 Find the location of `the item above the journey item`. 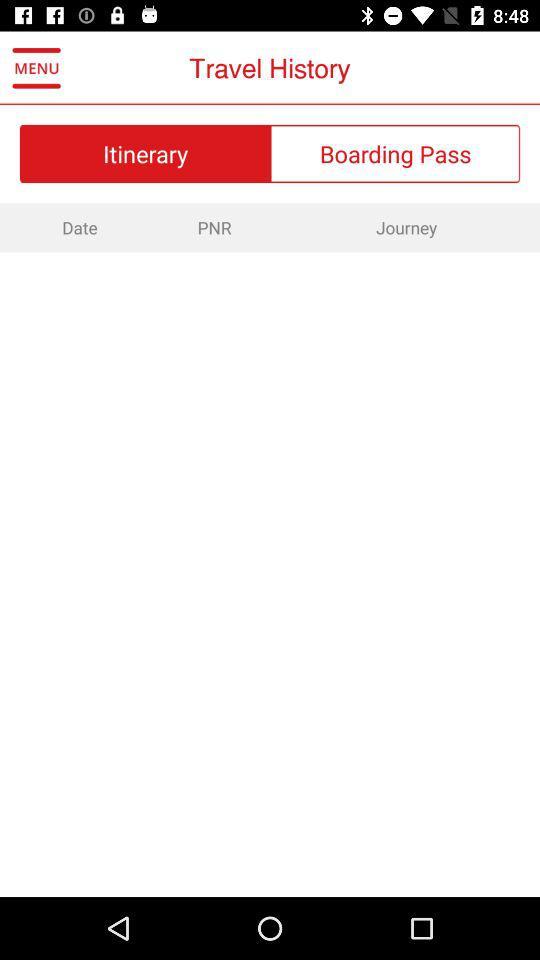

the item above the journey item is located at coordinates (395, 152).